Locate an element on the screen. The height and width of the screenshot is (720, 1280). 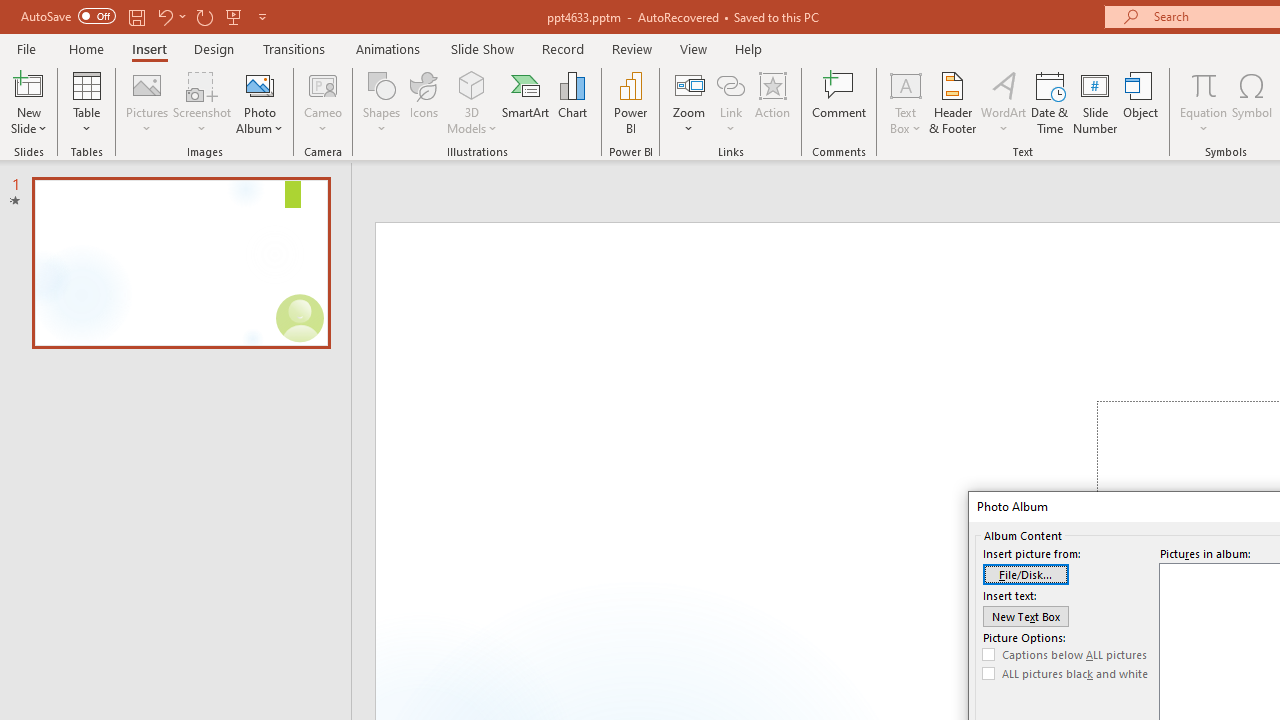
'Power BI' is located at coordinates (630, 103).